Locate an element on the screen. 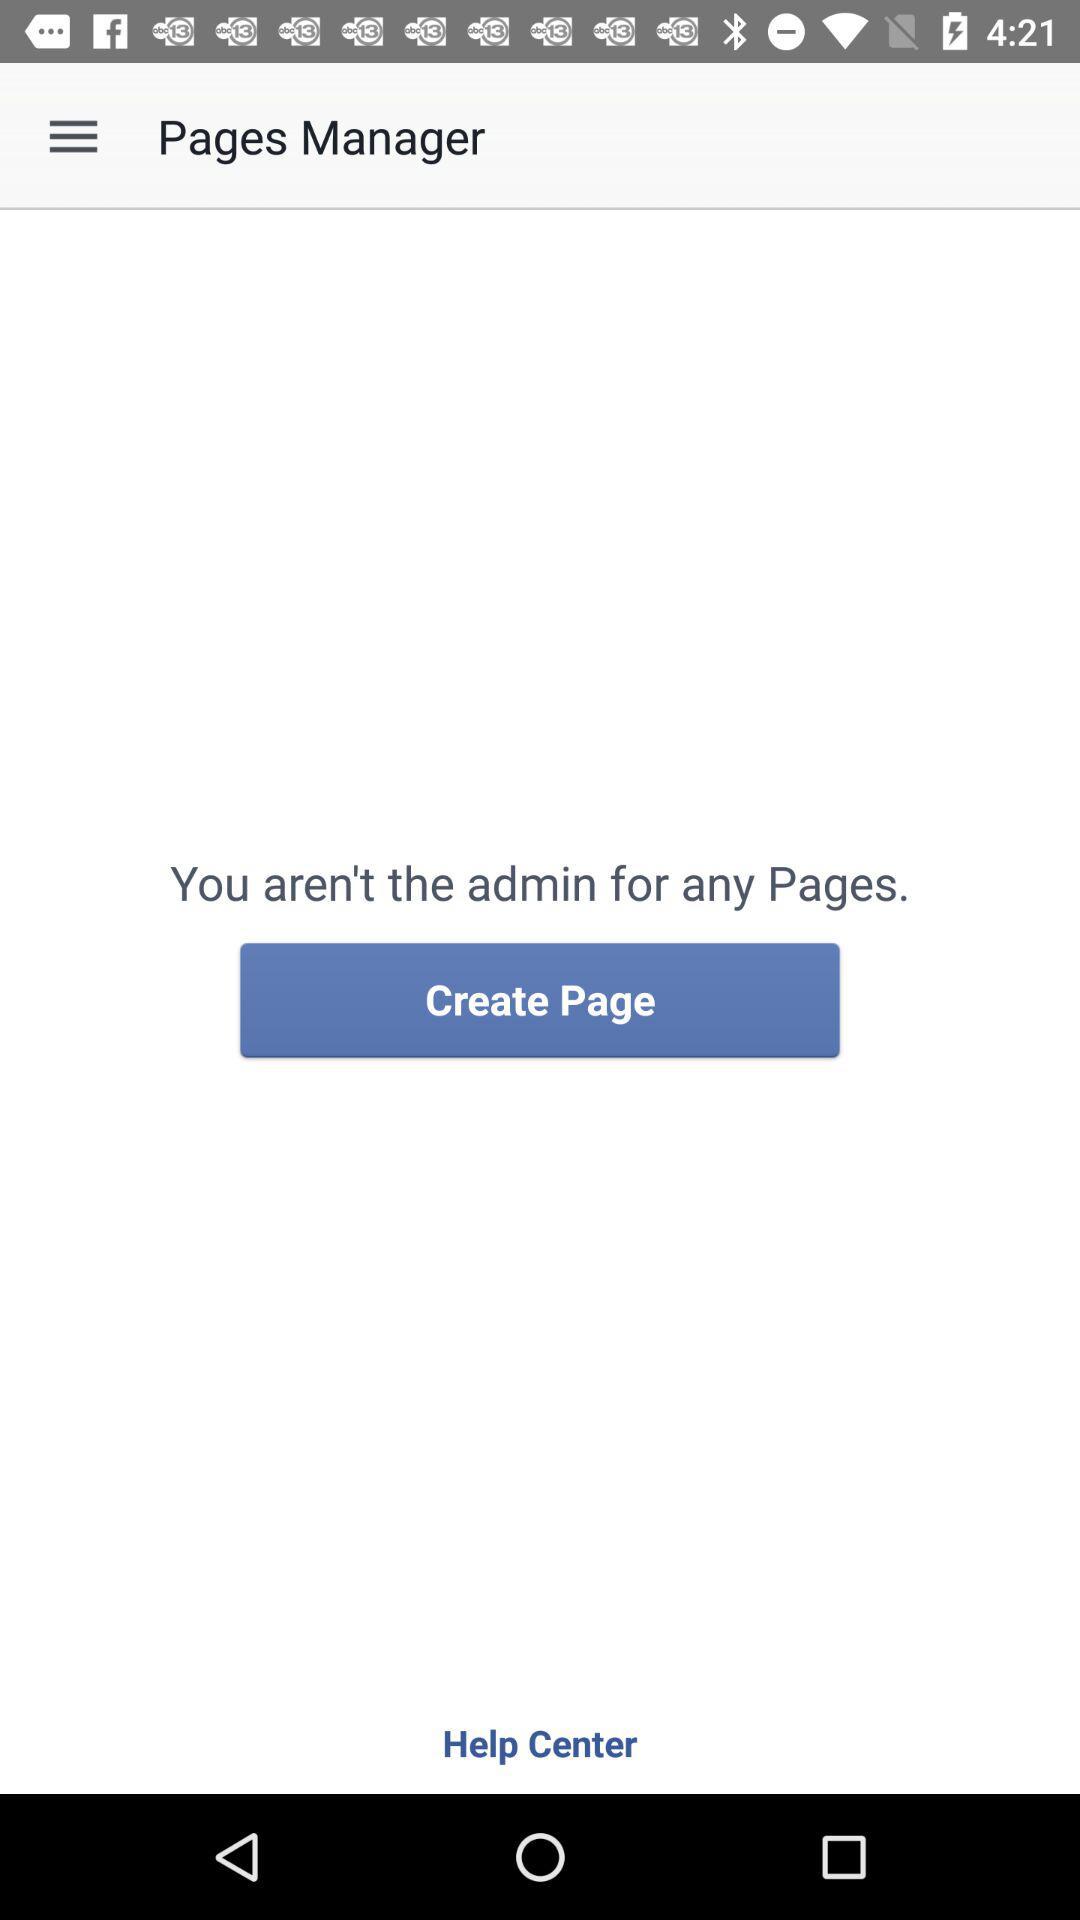 Image resolution: width=1080 pixels, height=1920 pixels. help center icon is located at coordinates (540, 1741).